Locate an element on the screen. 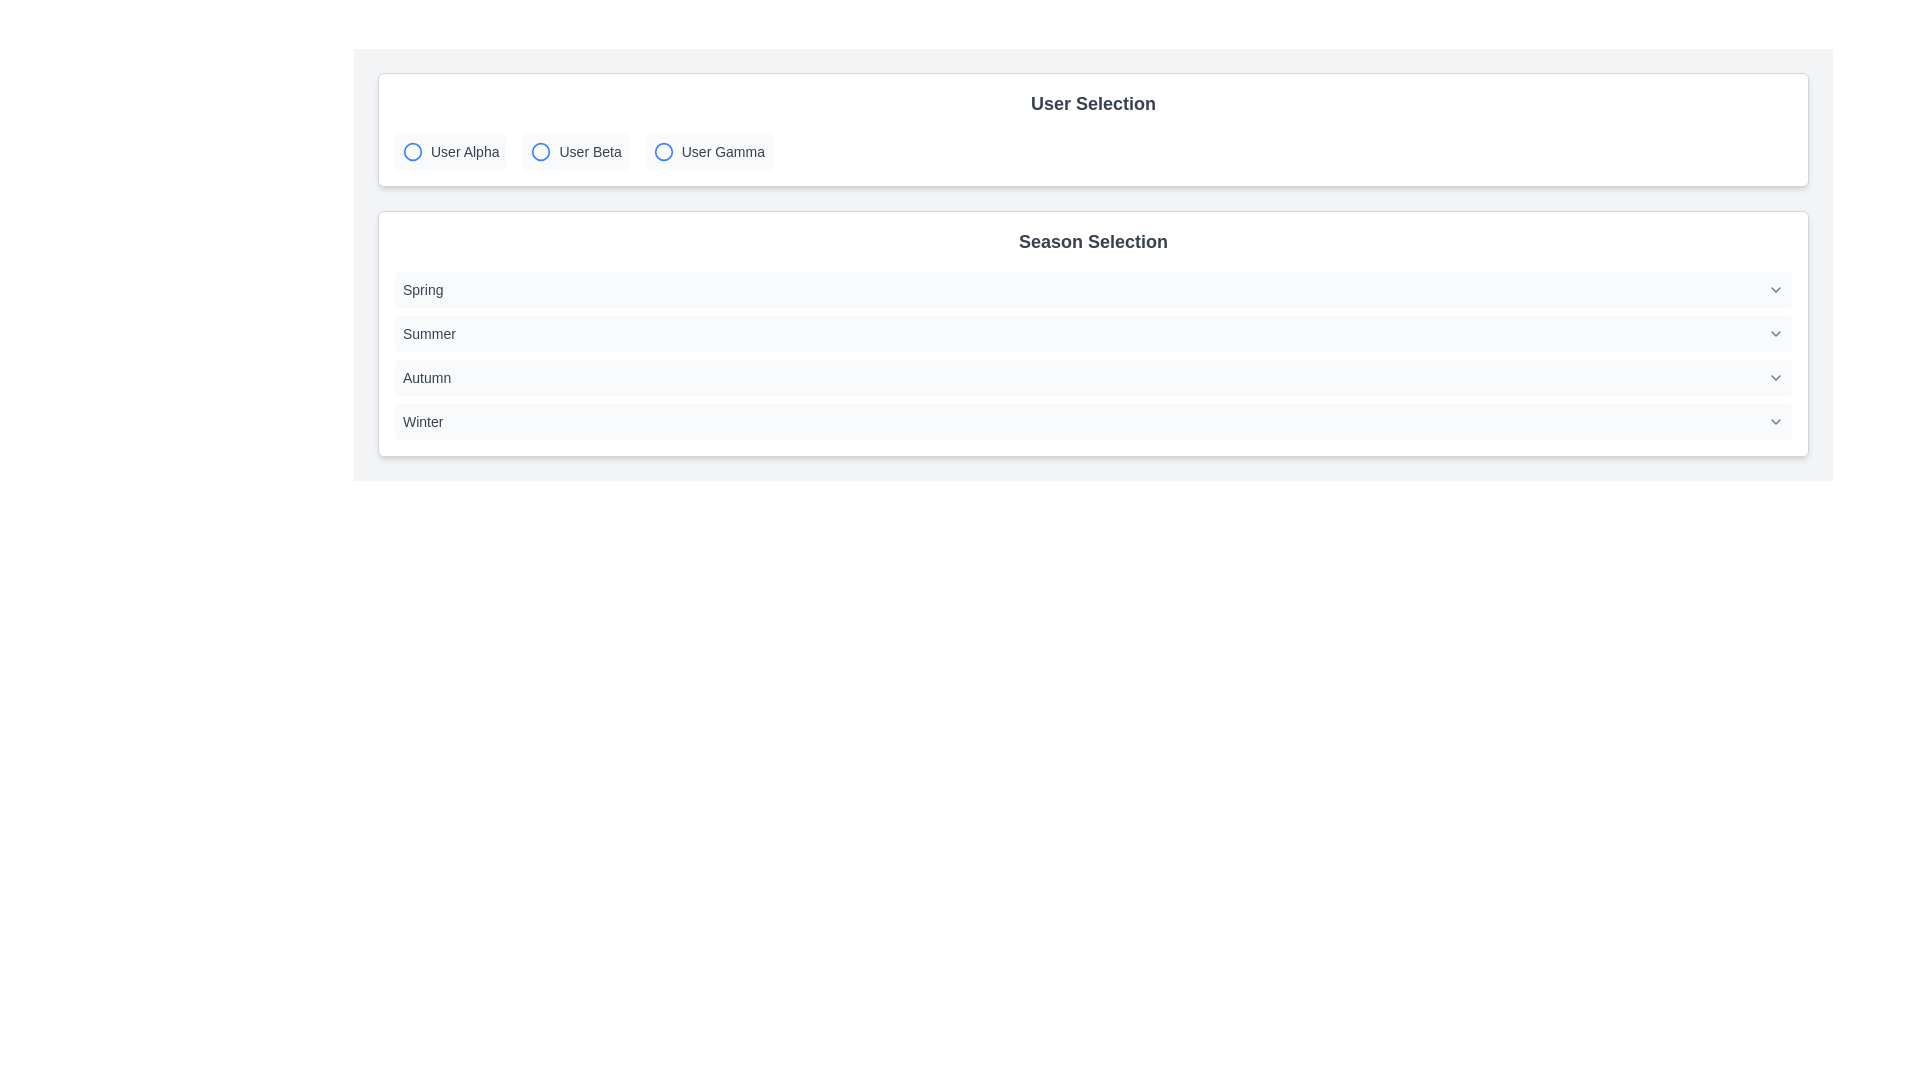 The width and height of the screenshot is (1920, 1080). the 'Winter' option button with a light-gray background and rounded corners located in the 'Season Selection' section is located at coordinates (1092, 420).